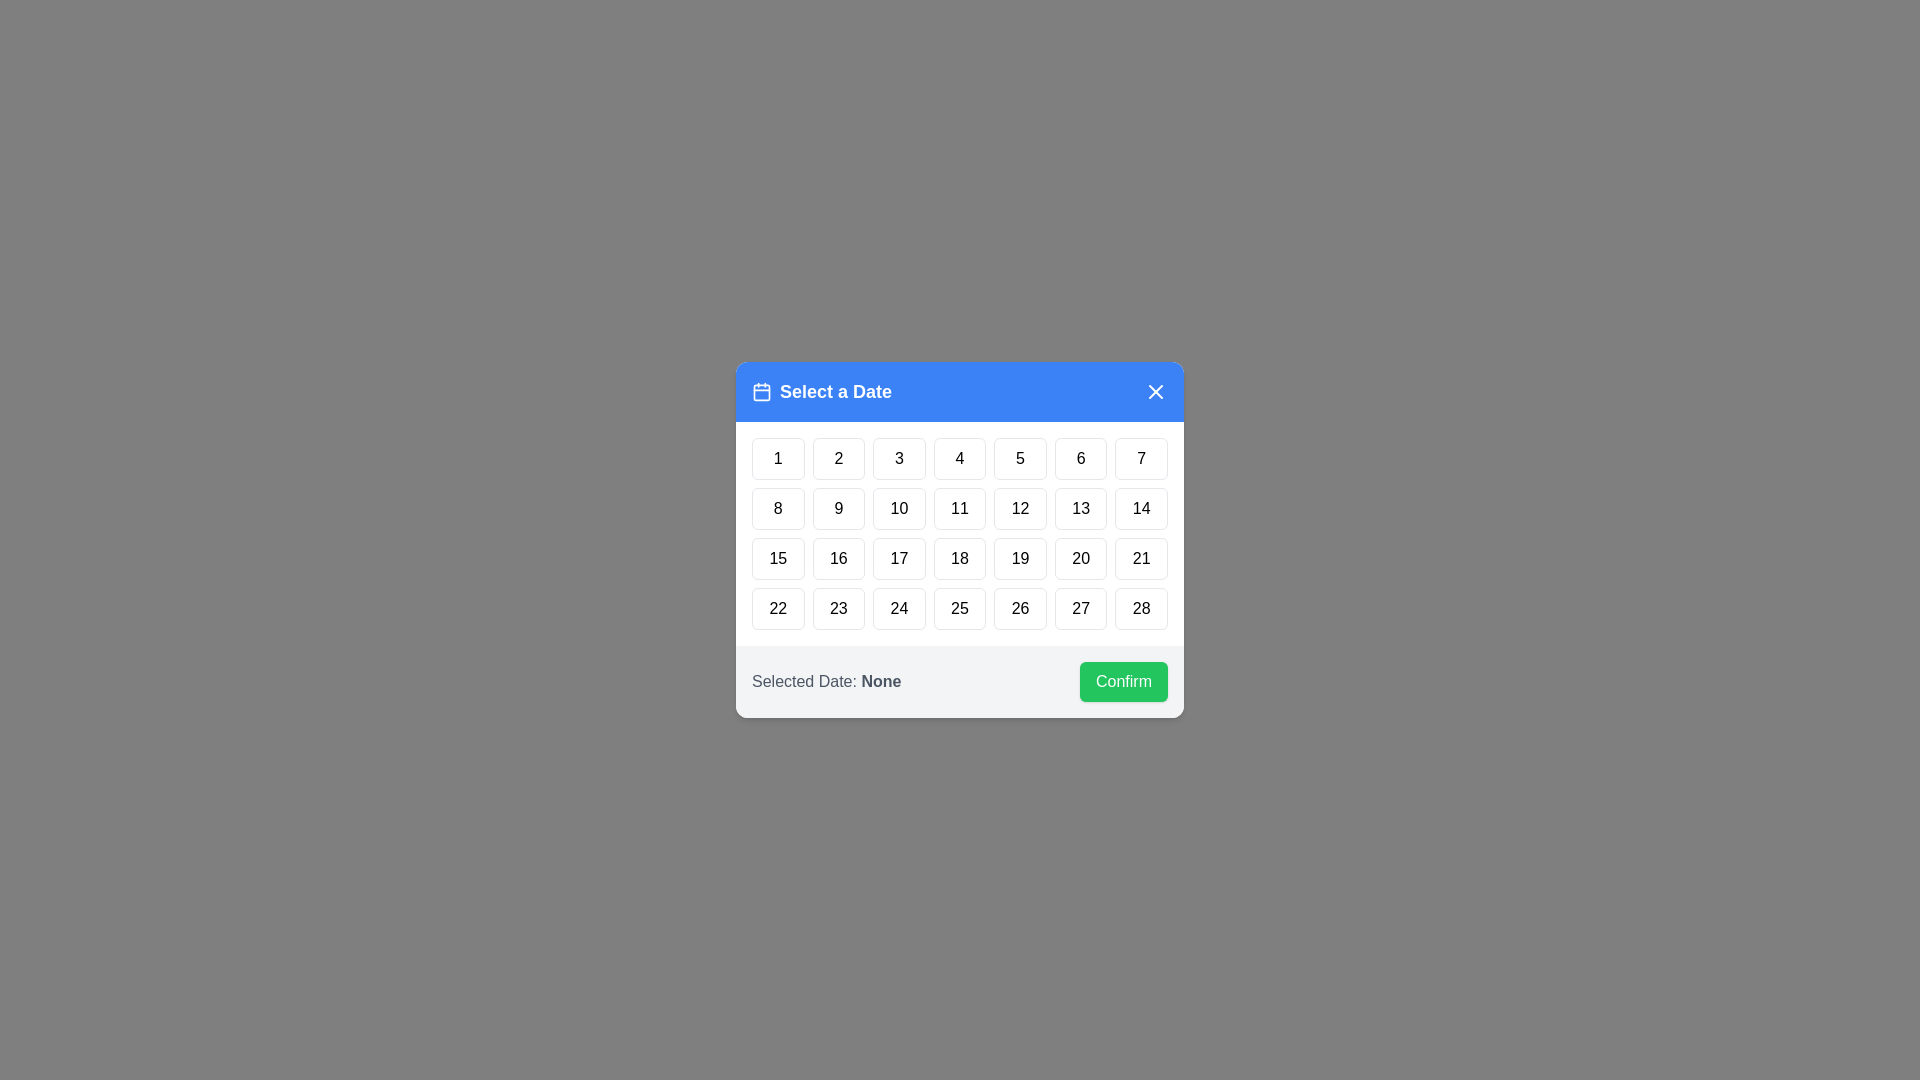 The width and height of the screenshot is (1920, 1080). I want to click on the day button labeled 20 to highlight it, so click(1079, 559).